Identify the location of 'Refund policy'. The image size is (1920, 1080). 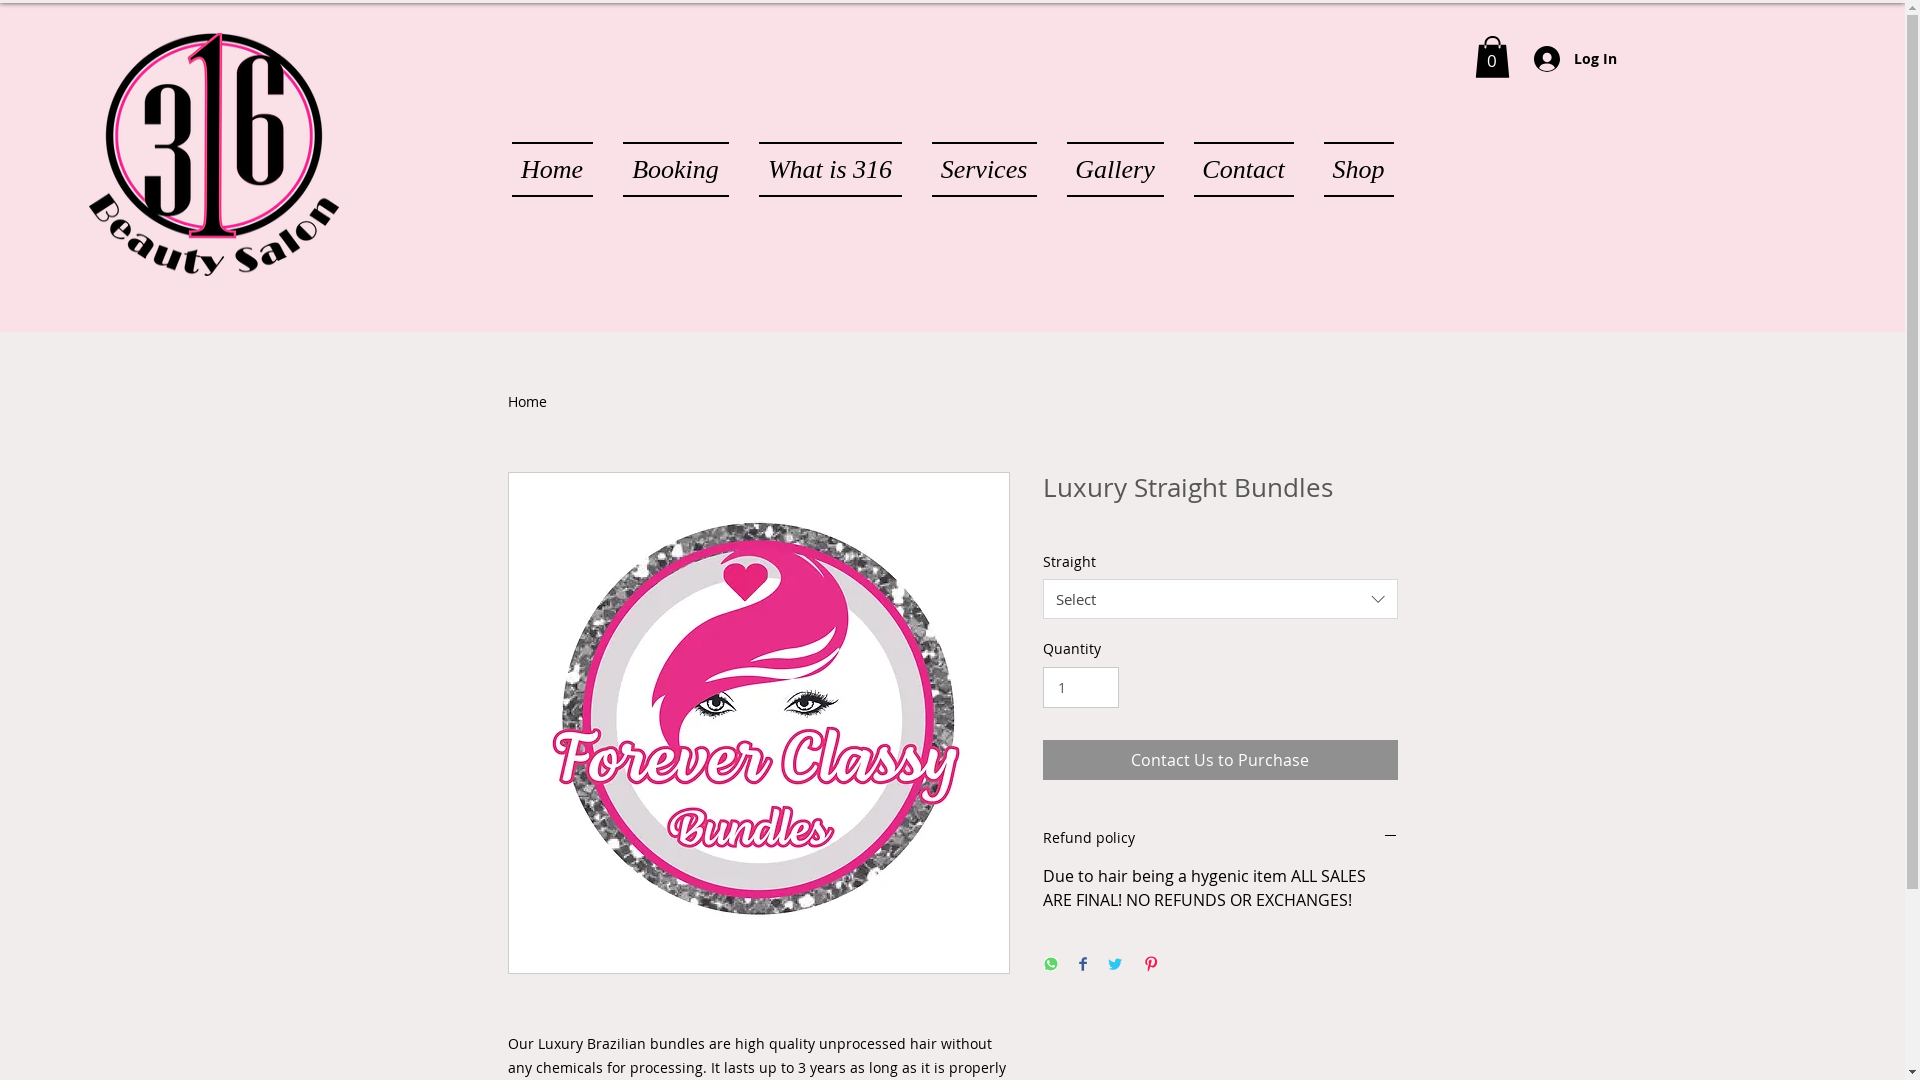
(1218, 837).